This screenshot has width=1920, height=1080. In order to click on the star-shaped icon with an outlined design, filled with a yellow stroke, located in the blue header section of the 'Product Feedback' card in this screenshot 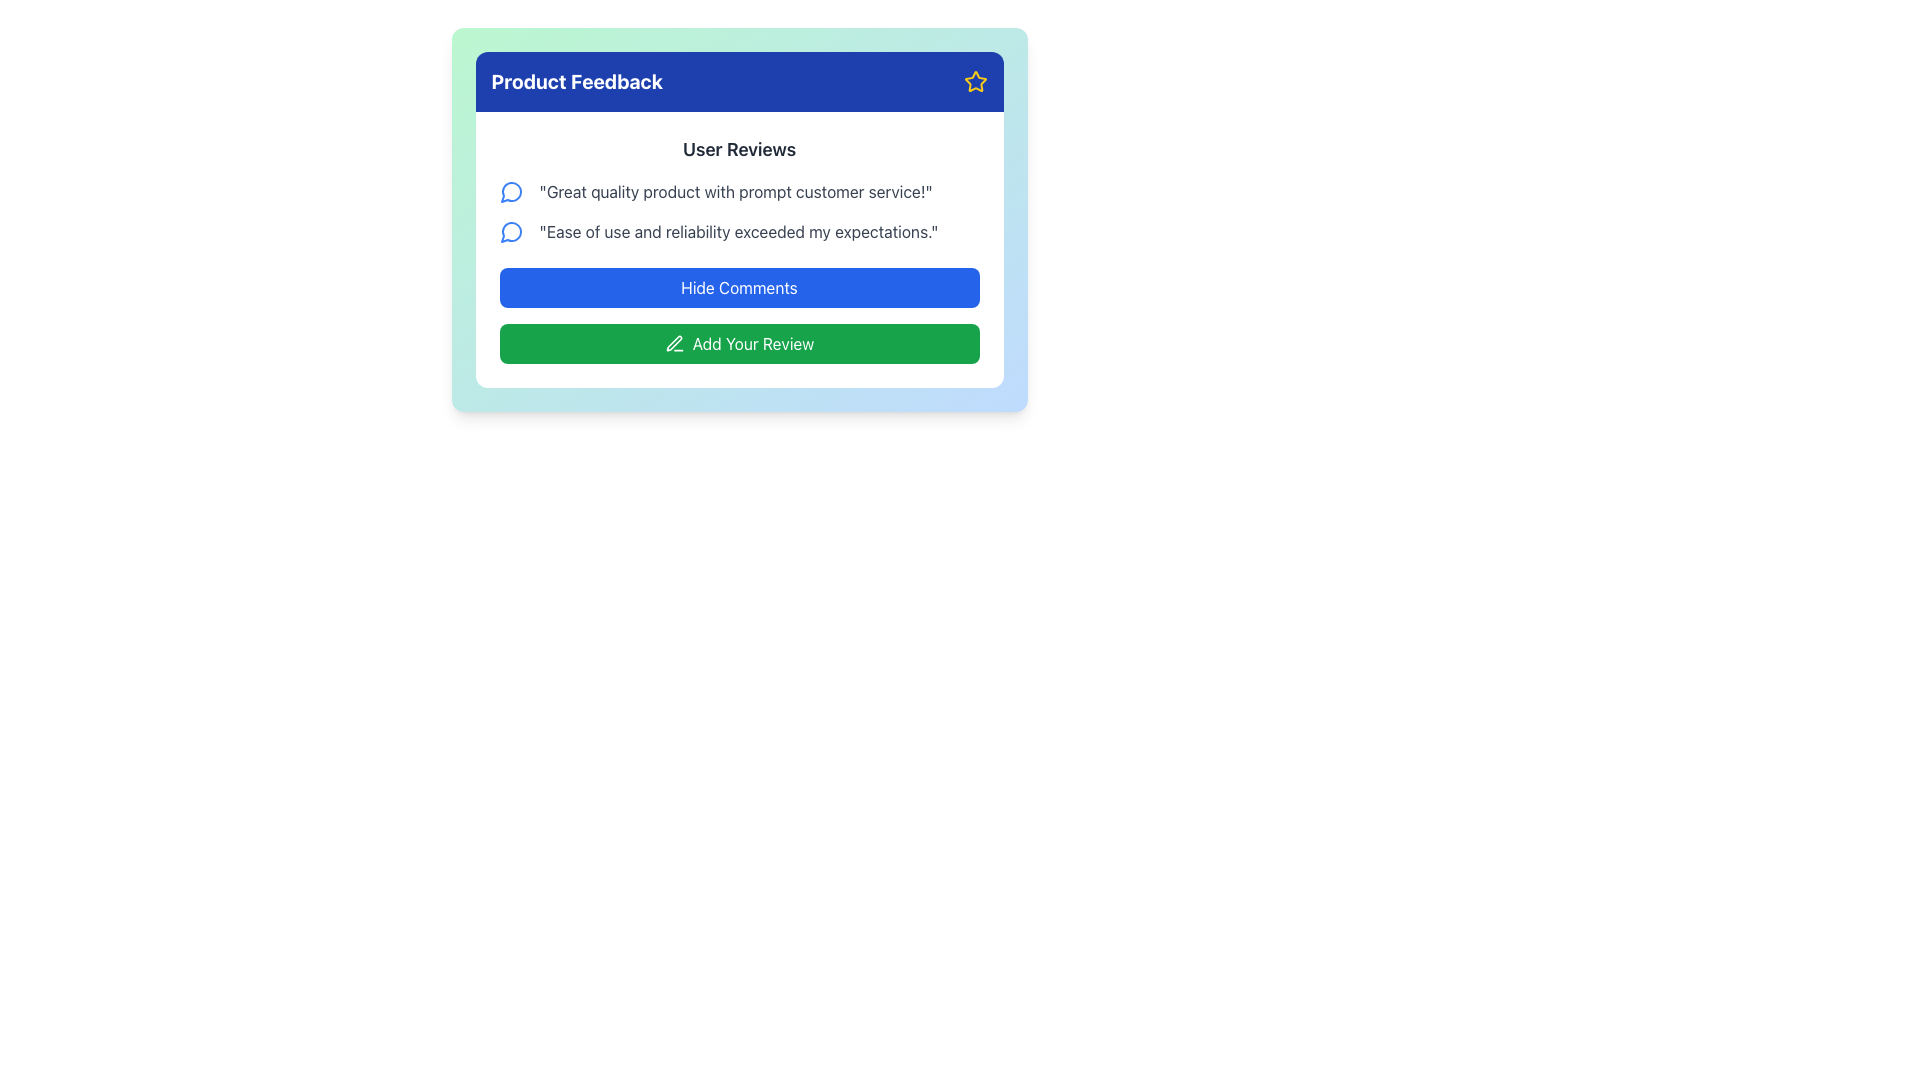, I will do `click(975, 80)`.